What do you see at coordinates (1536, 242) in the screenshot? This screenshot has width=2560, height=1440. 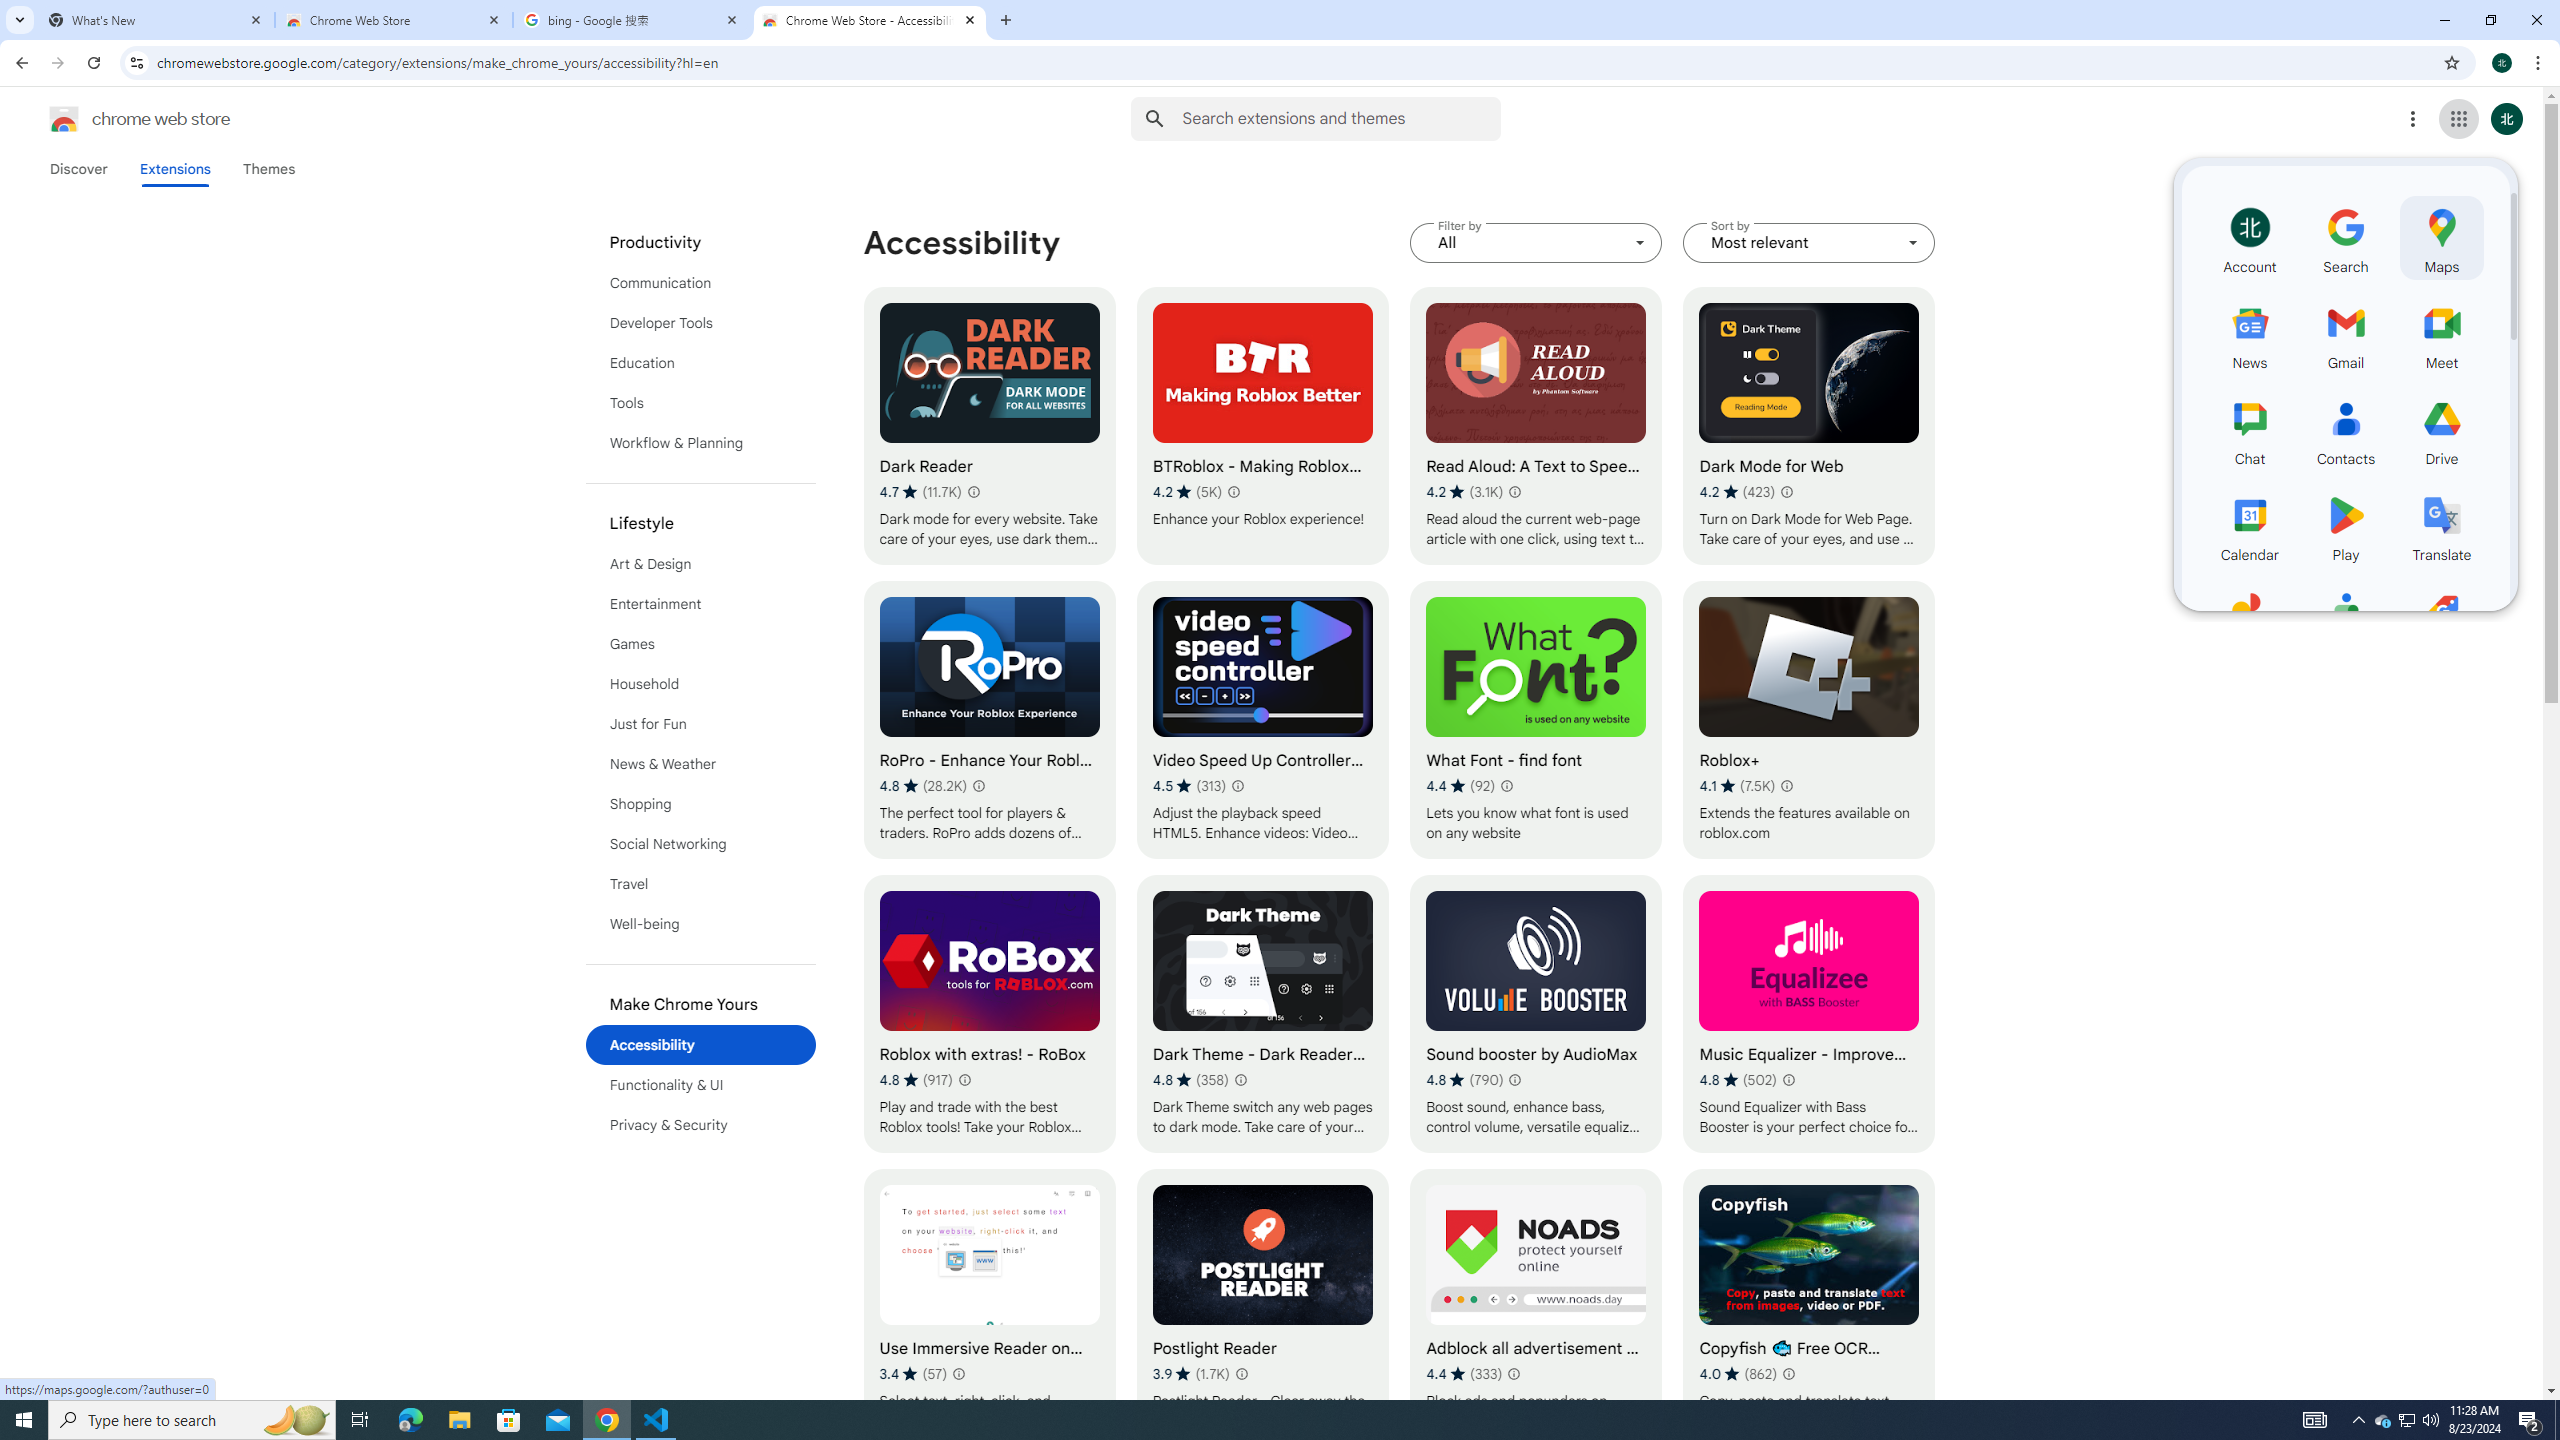 I see `'Filter by All'` at bounding box center [1536, 242].